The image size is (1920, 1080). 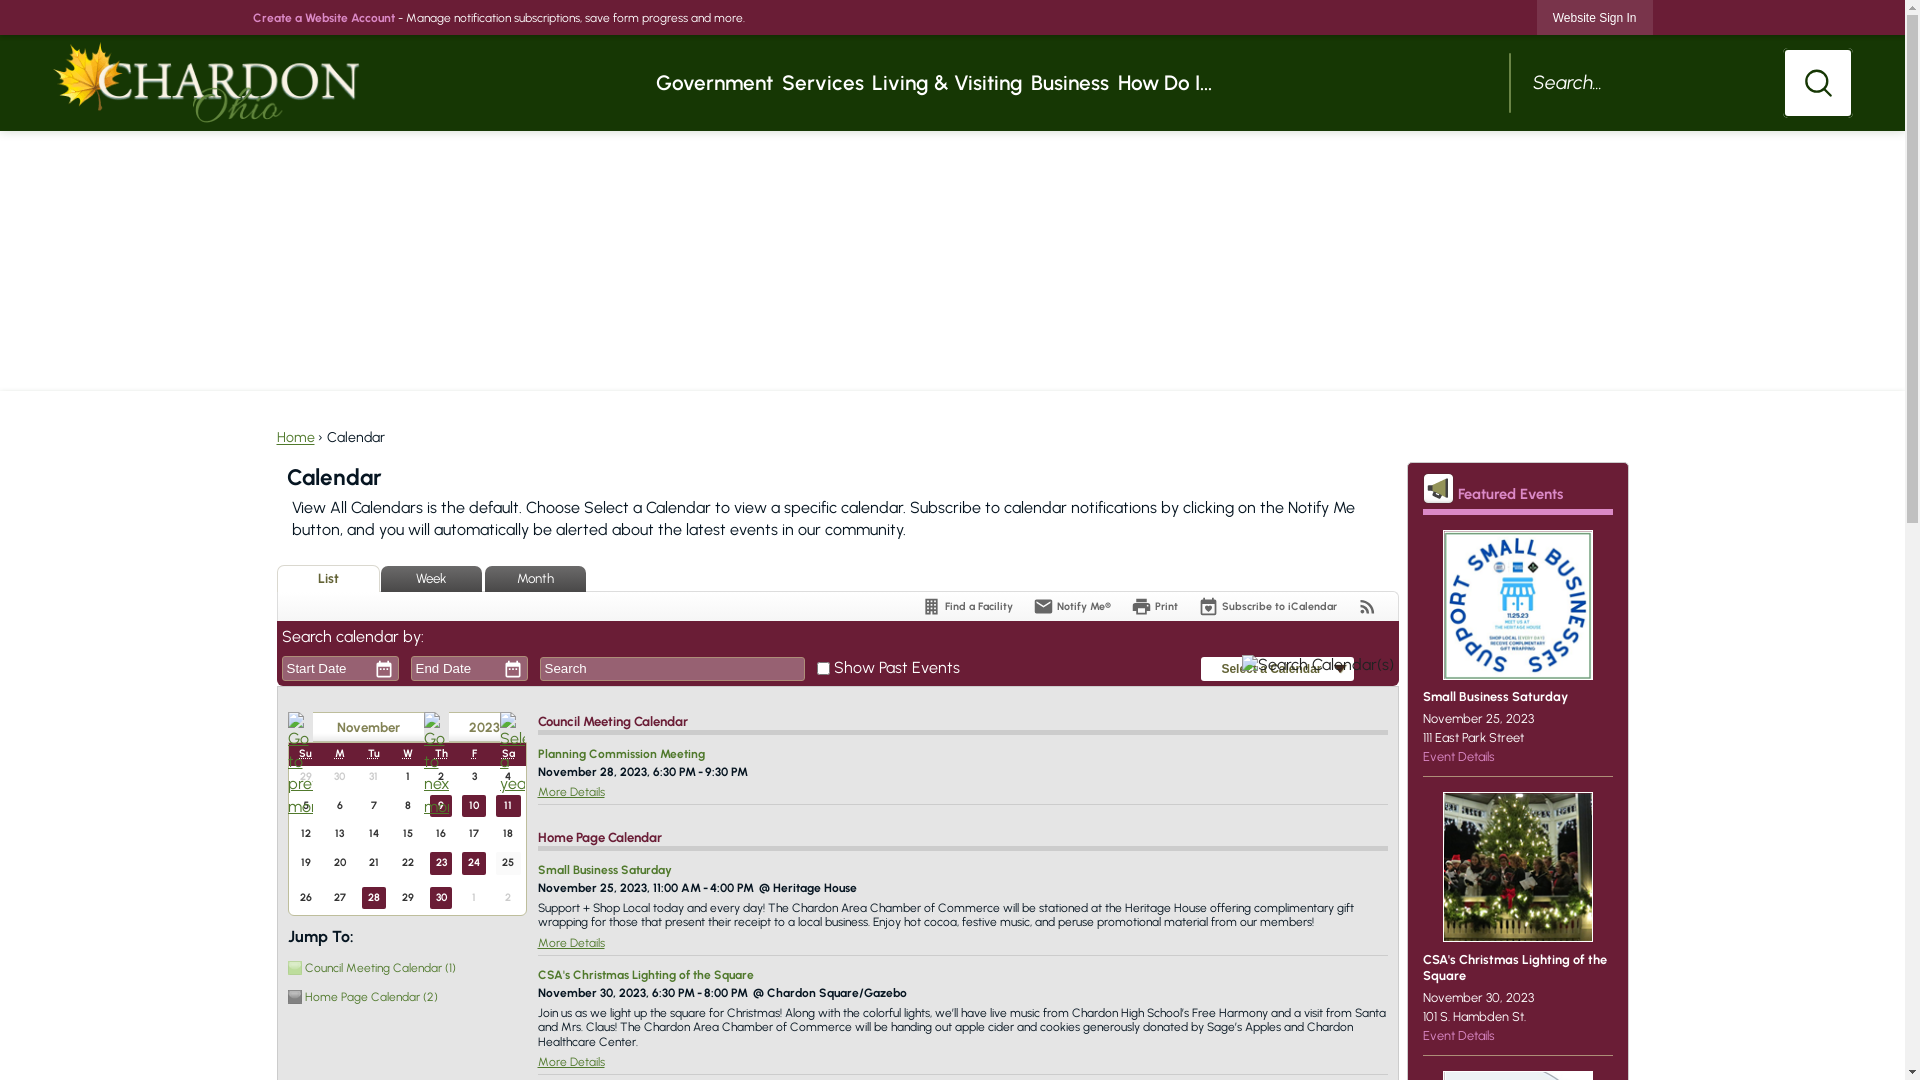 What do you see at coordinates (367, 727) in the screenshot?
I see `'November'` at bounding box center [367, 727].